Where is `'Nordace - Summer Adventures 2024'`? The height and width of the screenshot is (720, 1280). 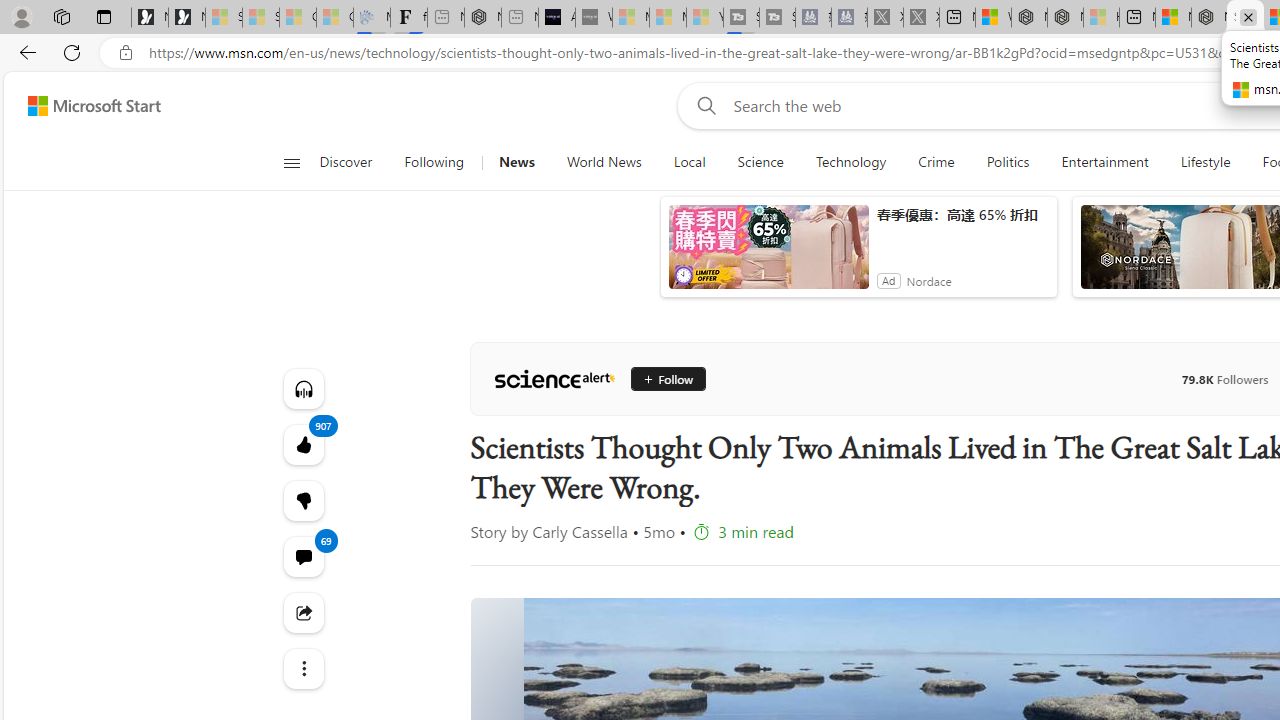
'Nordace - Summer Adventures 2024' is located at coordinates (1064, 17).